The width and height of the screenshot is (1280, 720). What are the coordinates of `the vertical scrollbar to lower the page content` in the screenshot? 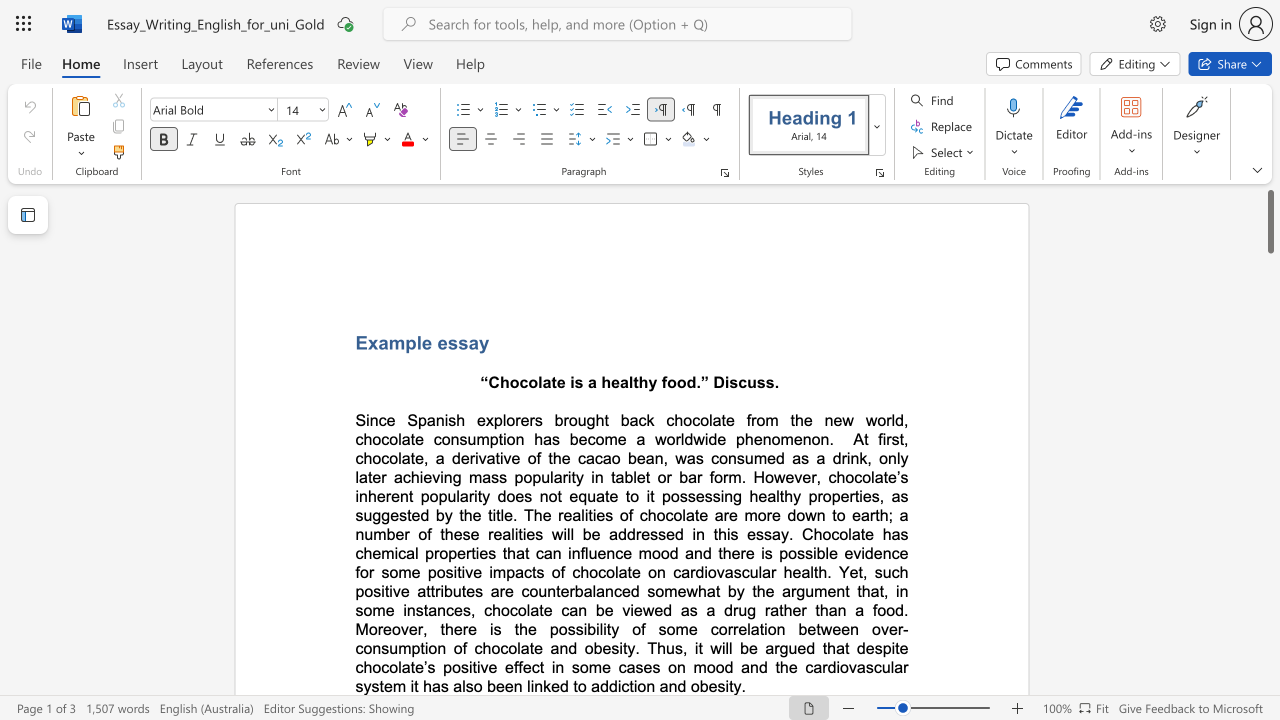 It's located at (1269, 618).